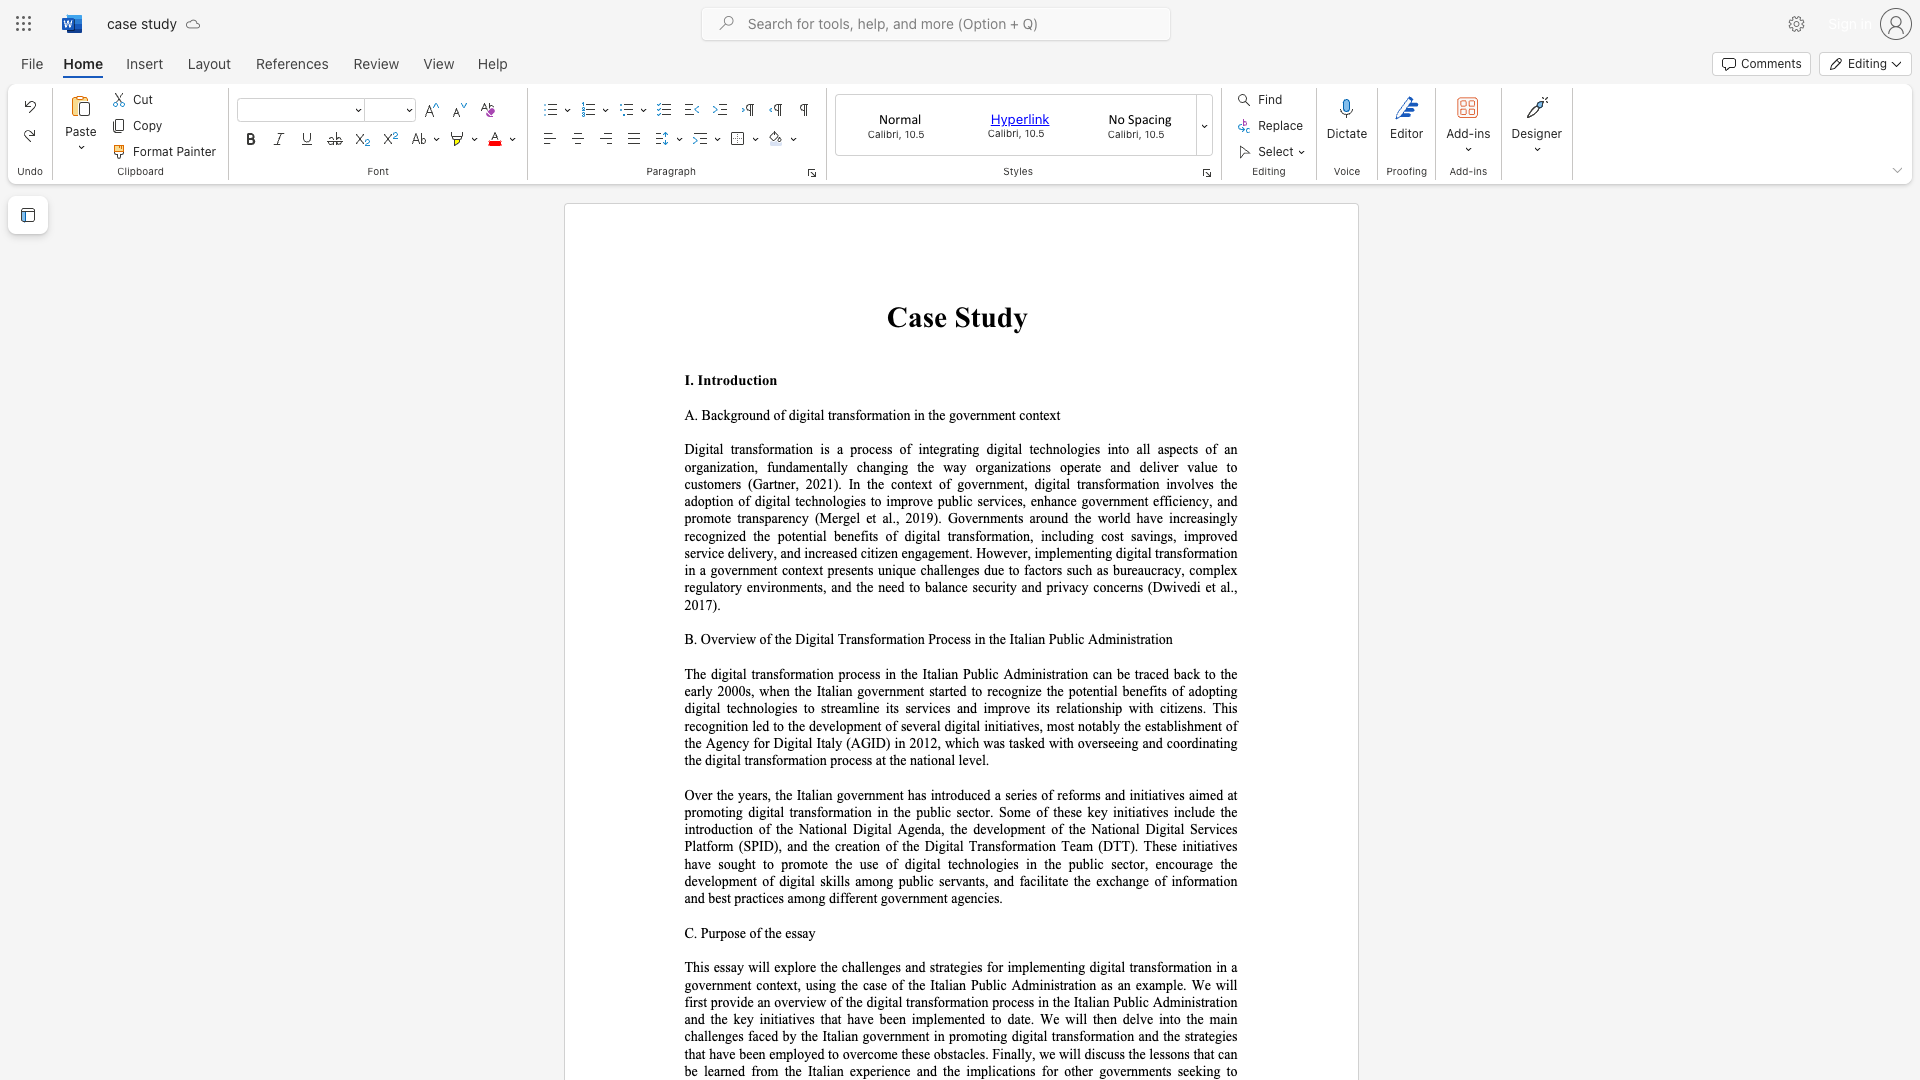 Image resolution: width=1920 pixels, height=1080 pixels. Describe the element at coordinates (829, 726) in the screenshot. I see `the subset text "elopment of several digital initiatives" within the text "The digital transformation process in the Italian Public Administration can be traced back to the early 2000s, when the Italian government started to recognize the potential benefits of adopting digital technologies to streamline its services and improve its relationship with citizens. This recognition led to the development of several digital initiatives, most notably the establishment of the Agency for Digital Italy (AGID) in 2012, which was tasked with overseeing and coordinating the digital transformati"` at that location.